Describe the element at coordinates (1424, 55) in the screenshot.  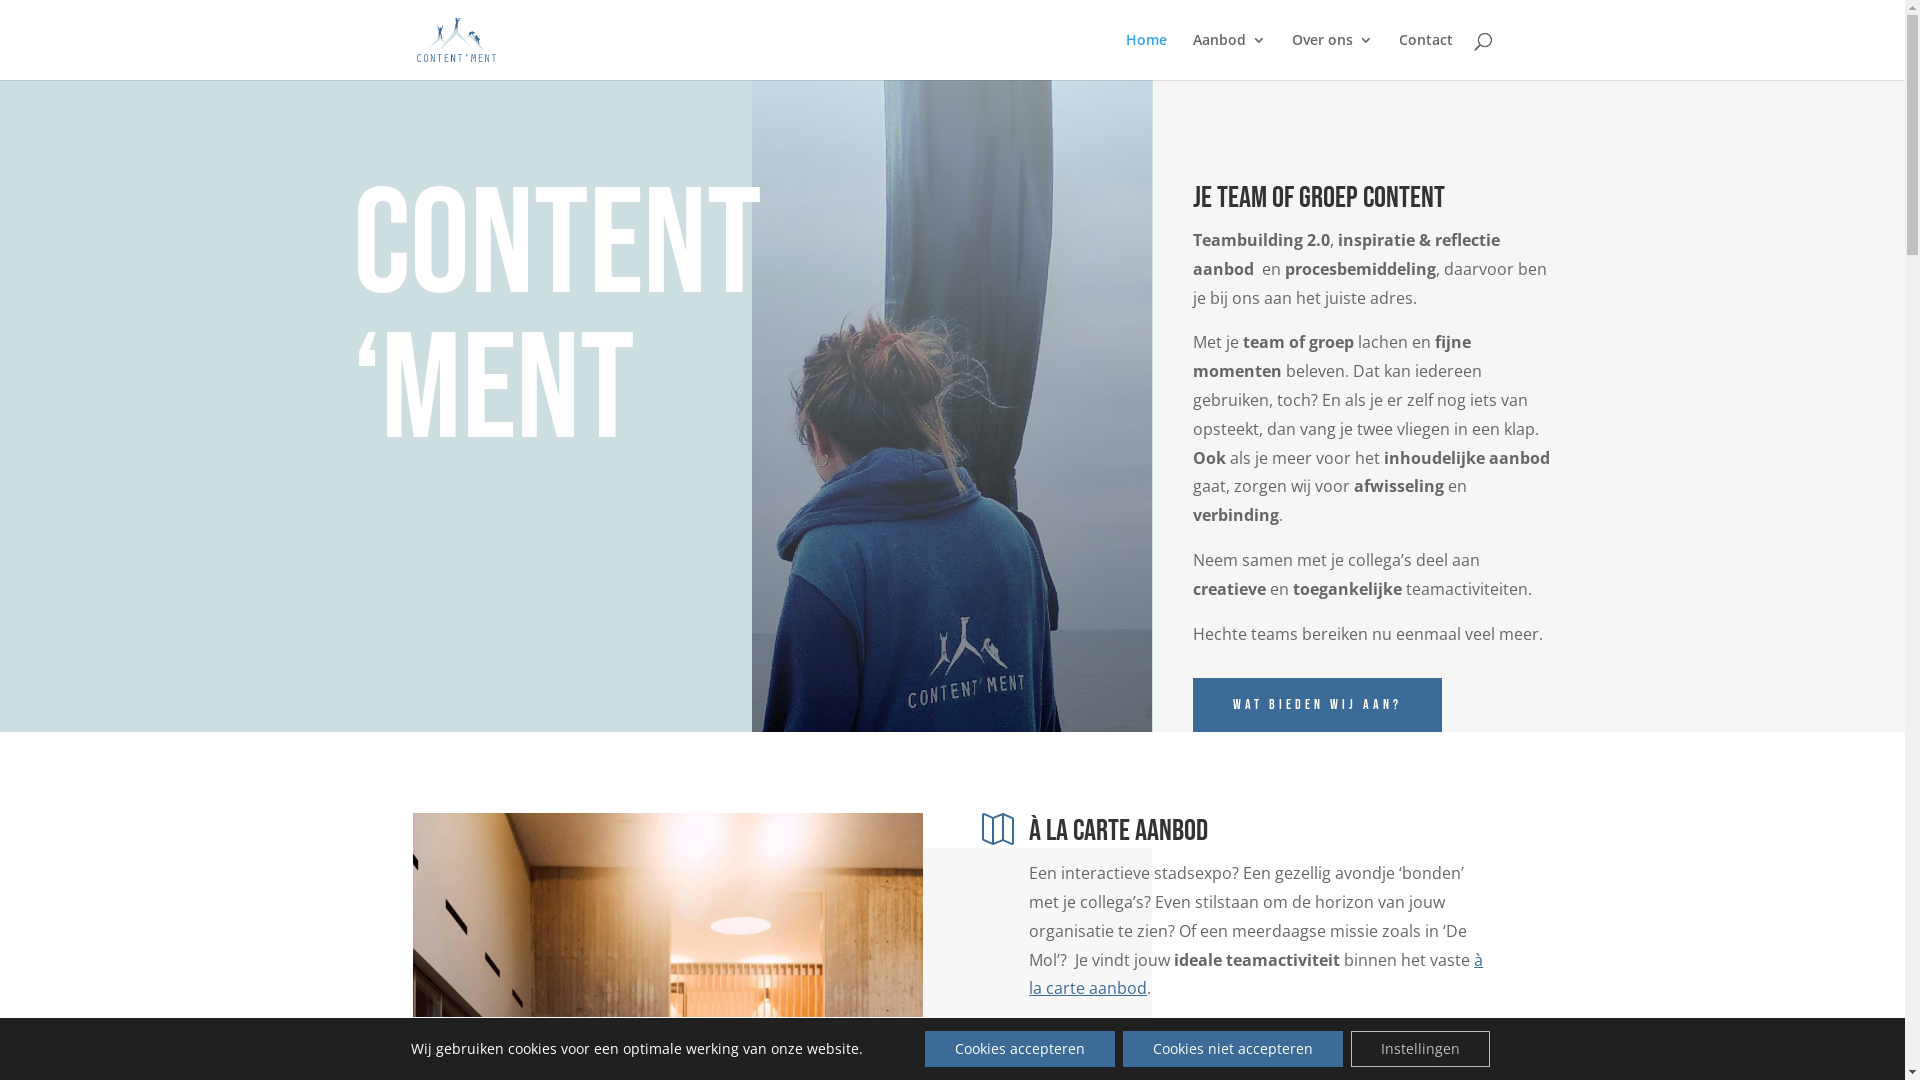
I see `'Contact'` at that location.